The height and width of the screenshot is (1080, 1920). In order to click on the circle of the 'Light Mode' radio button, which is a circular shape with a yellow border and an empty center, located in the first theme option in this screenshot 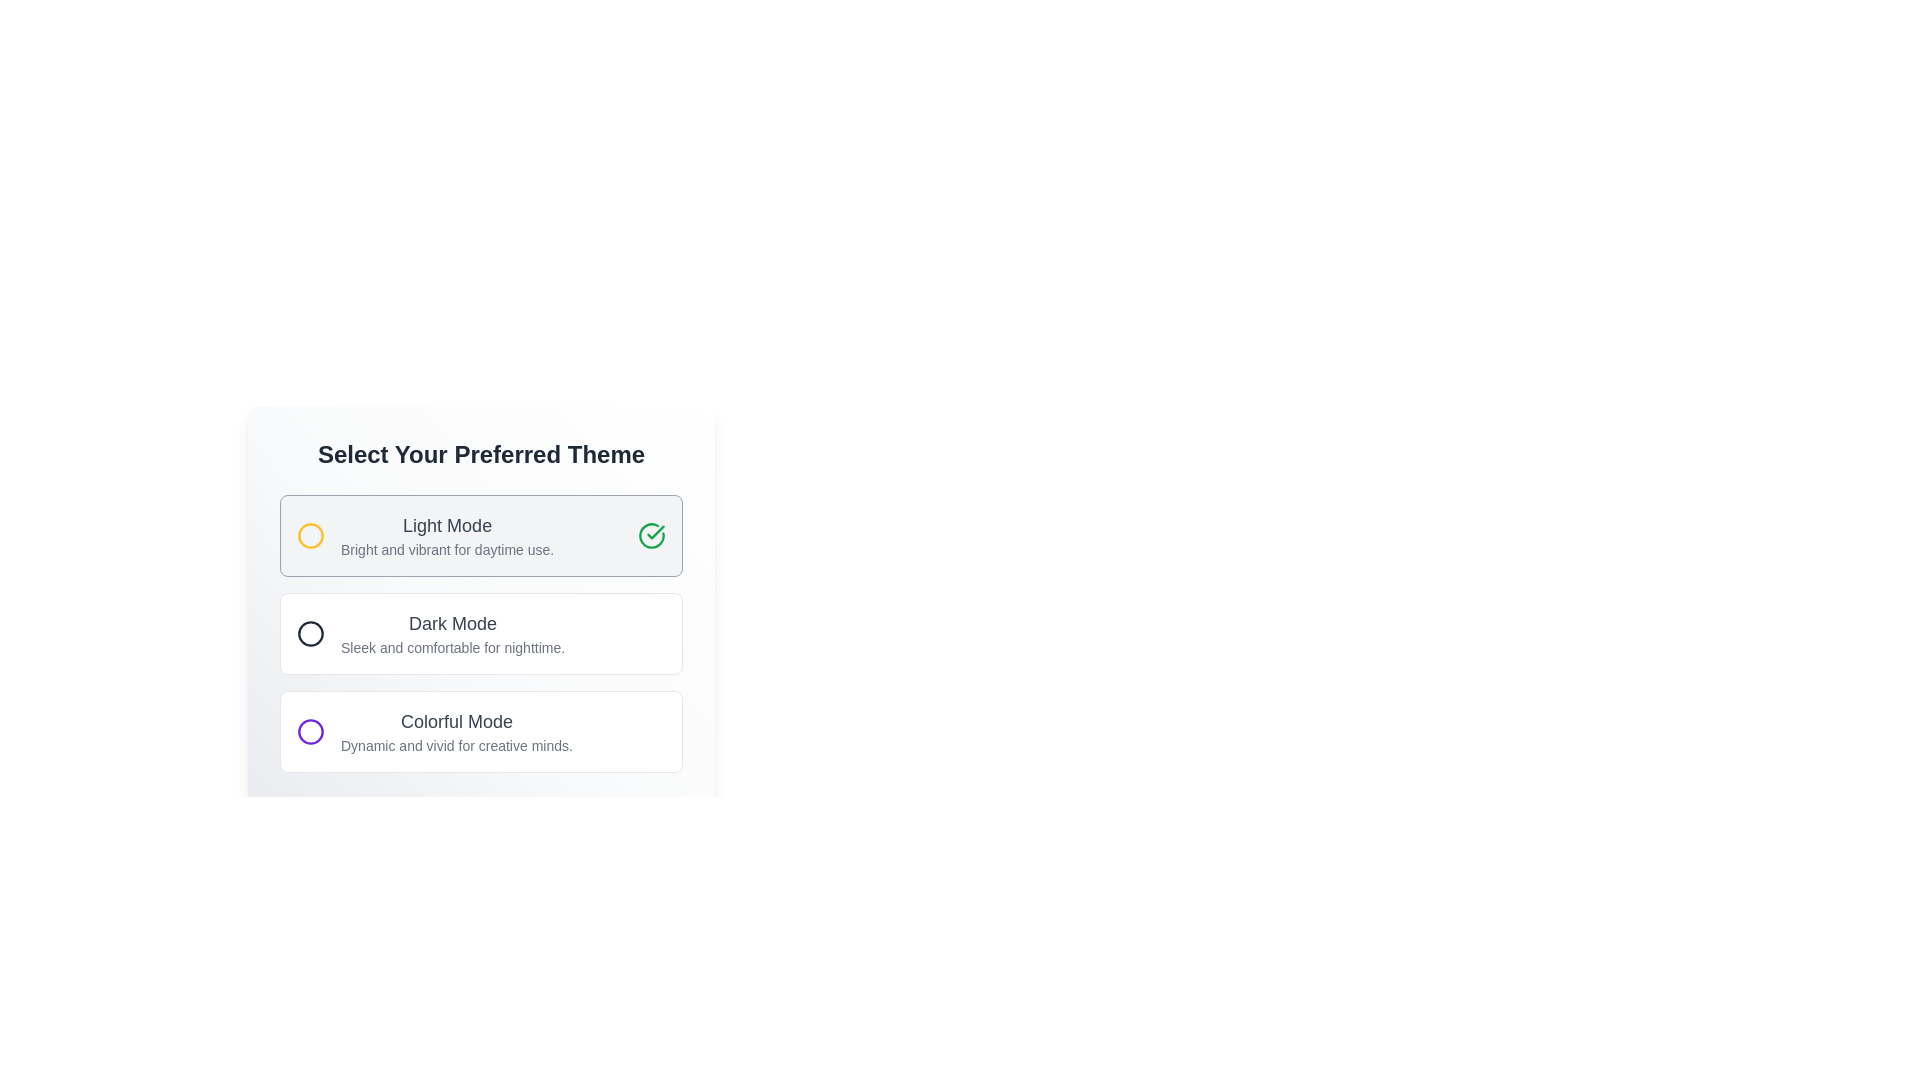, I will do `click(310, 535)`.